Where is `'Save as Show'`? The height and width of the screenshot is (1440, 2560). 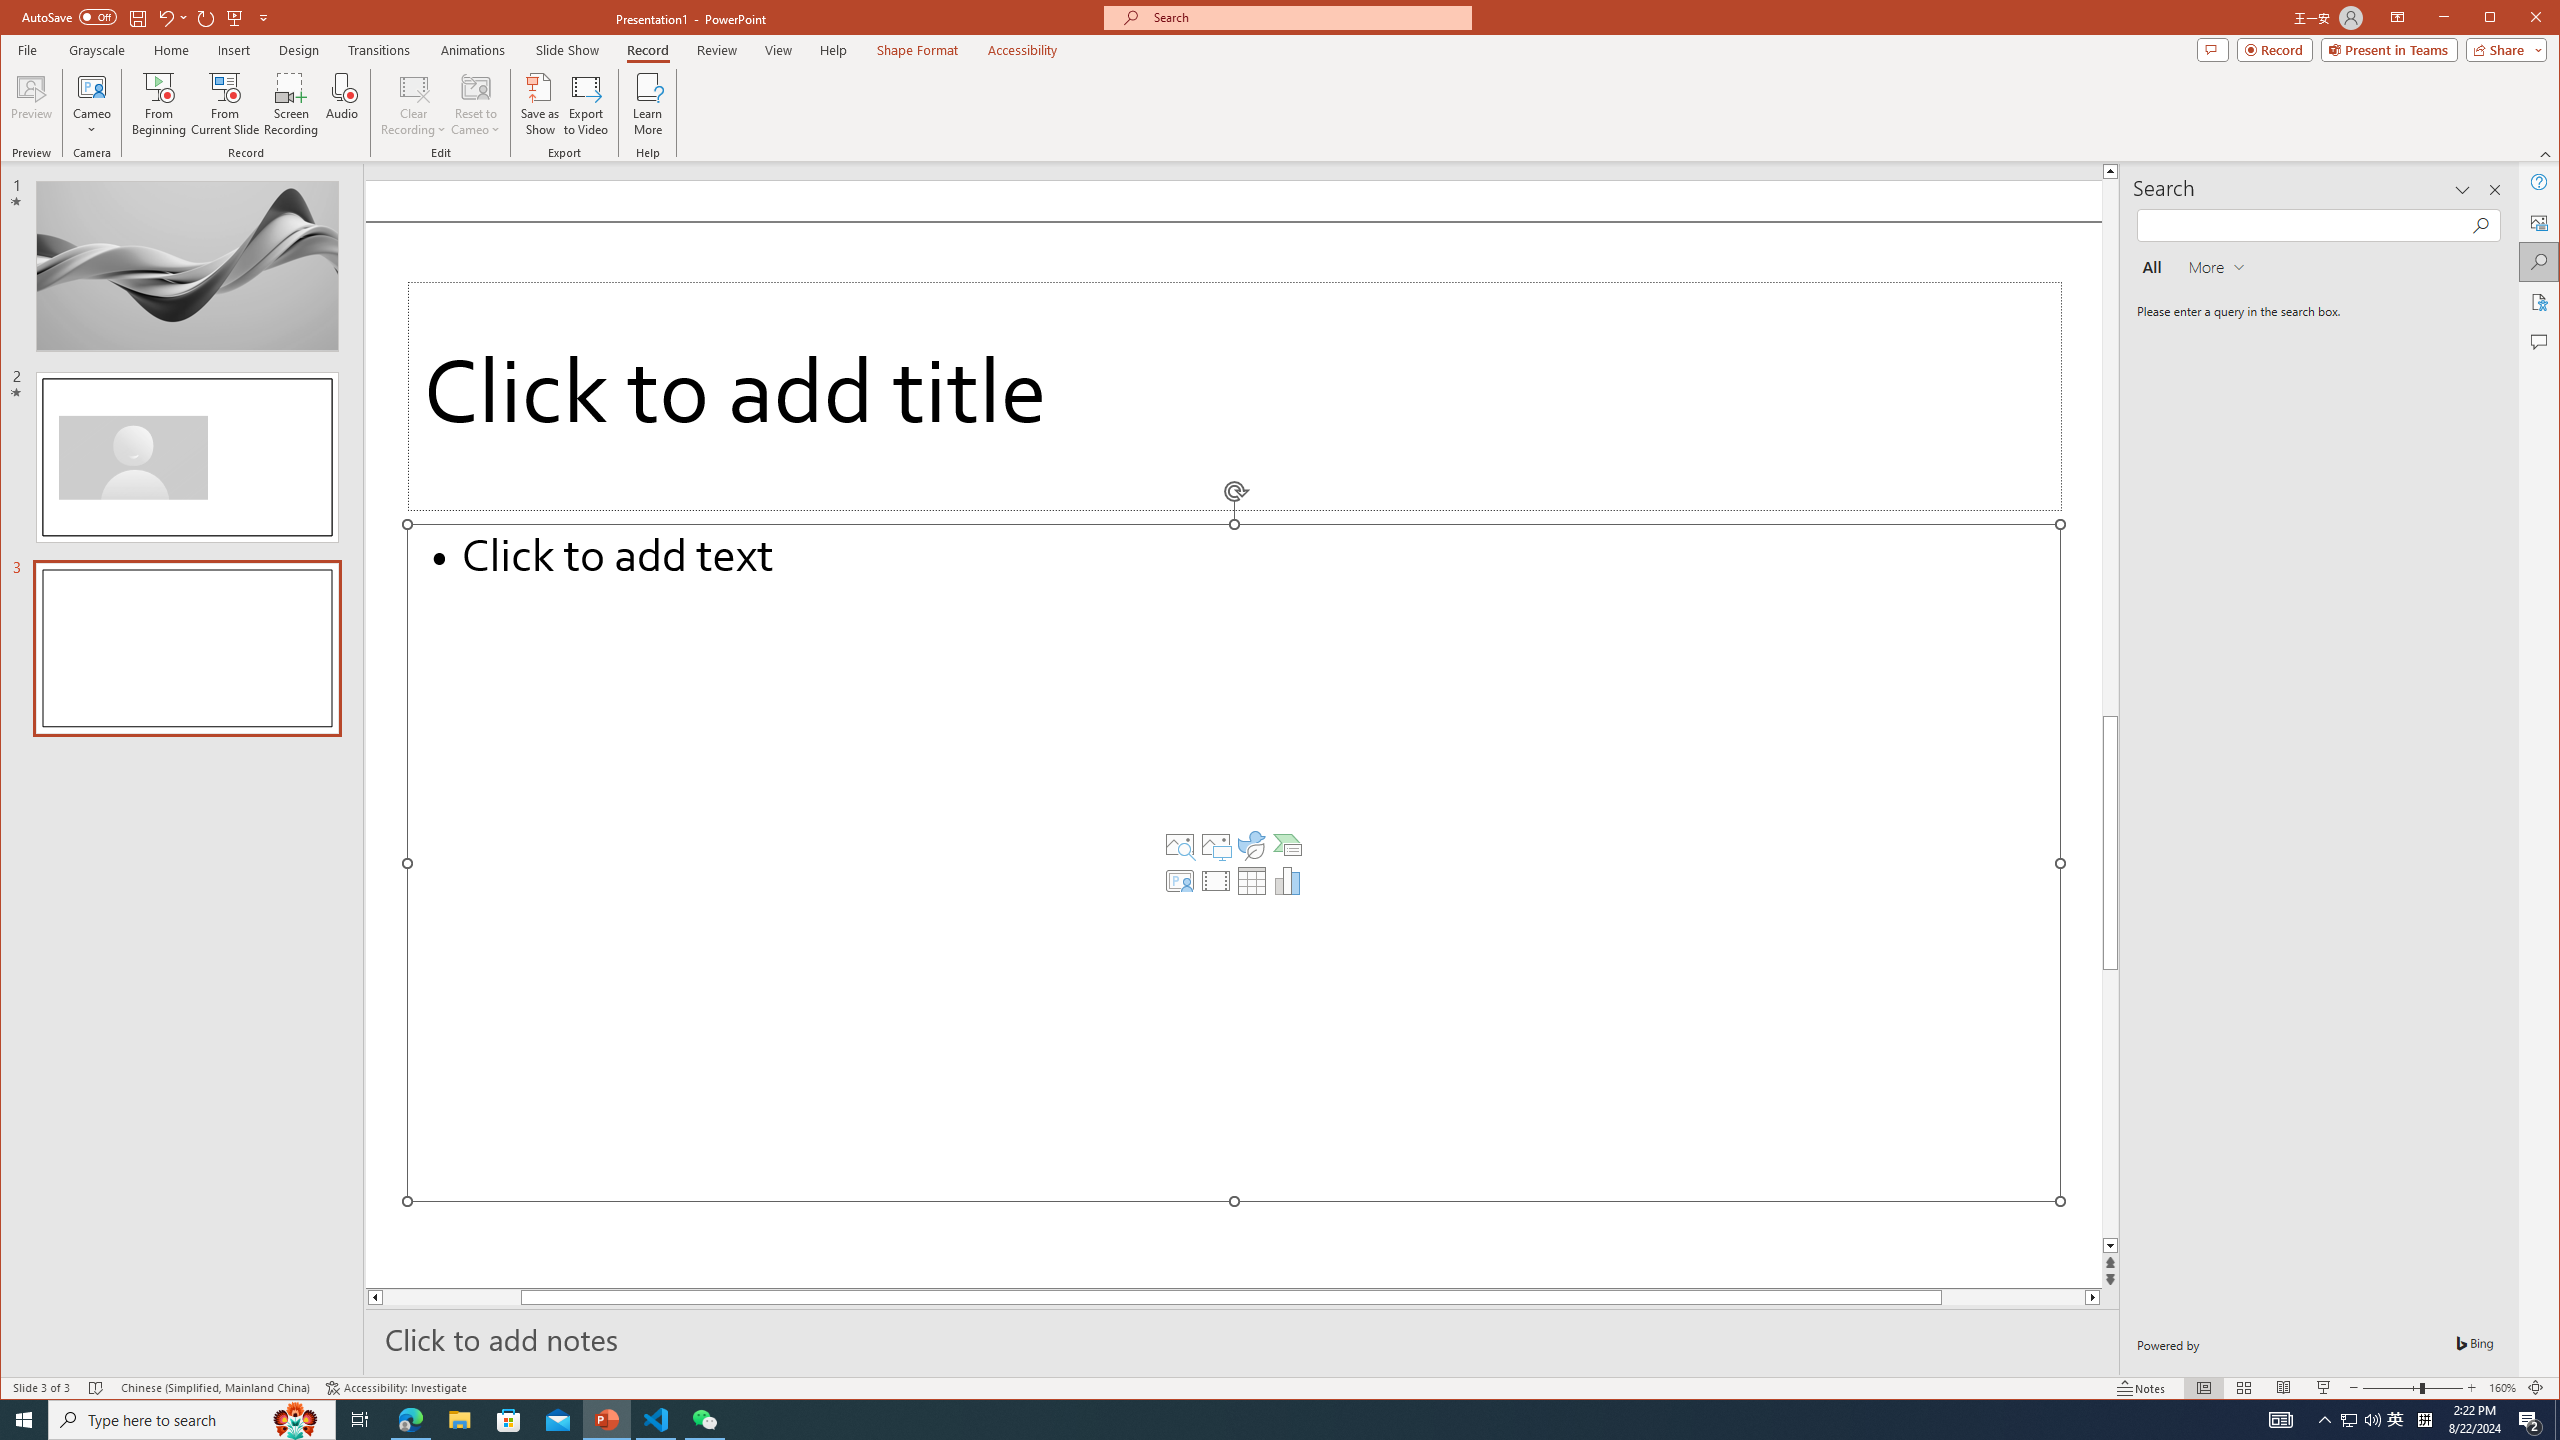 'Save as Show' is located at coordinates (541, 103).